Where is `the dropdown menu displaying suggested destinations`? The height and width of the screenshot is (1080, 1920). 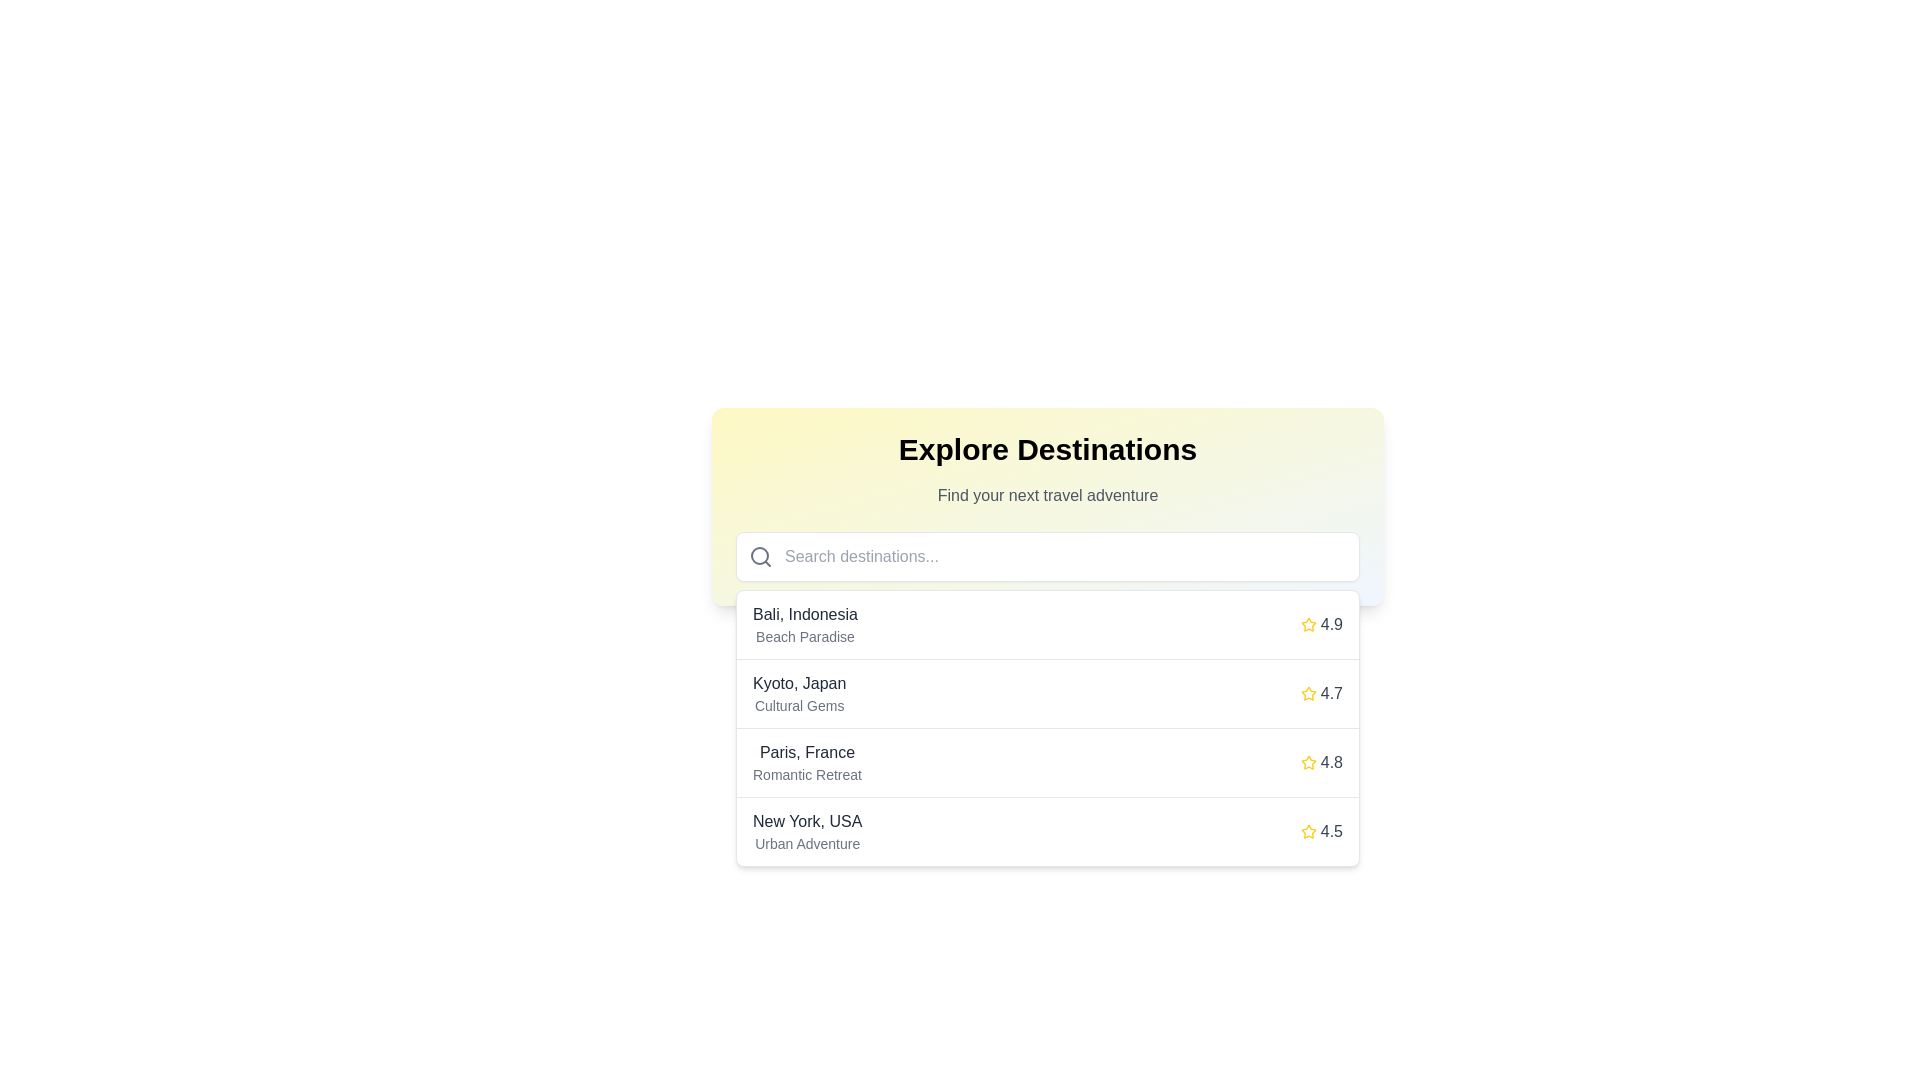 the dropdown menu displaying suggested destinations is located at coordinates (1046, 728).